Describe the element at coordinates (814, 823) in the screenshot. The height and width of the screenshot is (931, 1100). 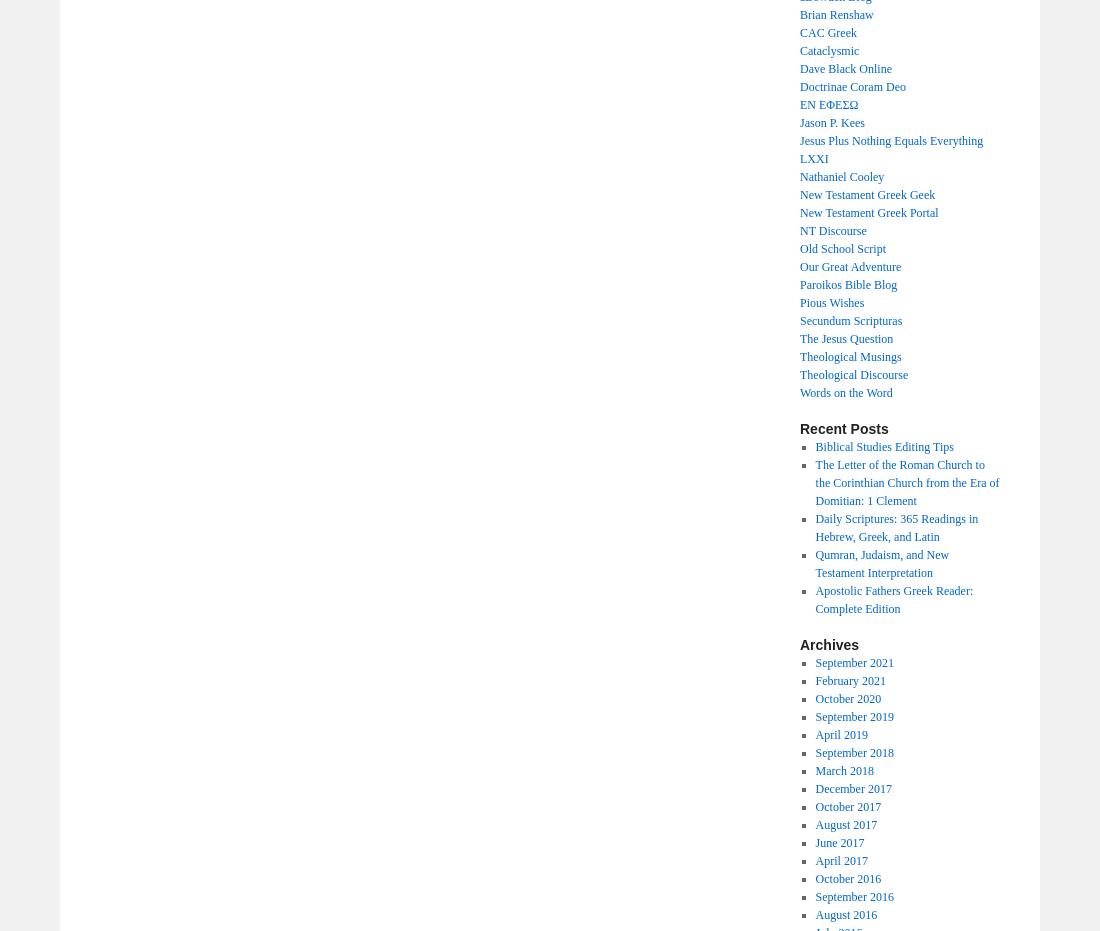
I see `'August 2017'` at that location.